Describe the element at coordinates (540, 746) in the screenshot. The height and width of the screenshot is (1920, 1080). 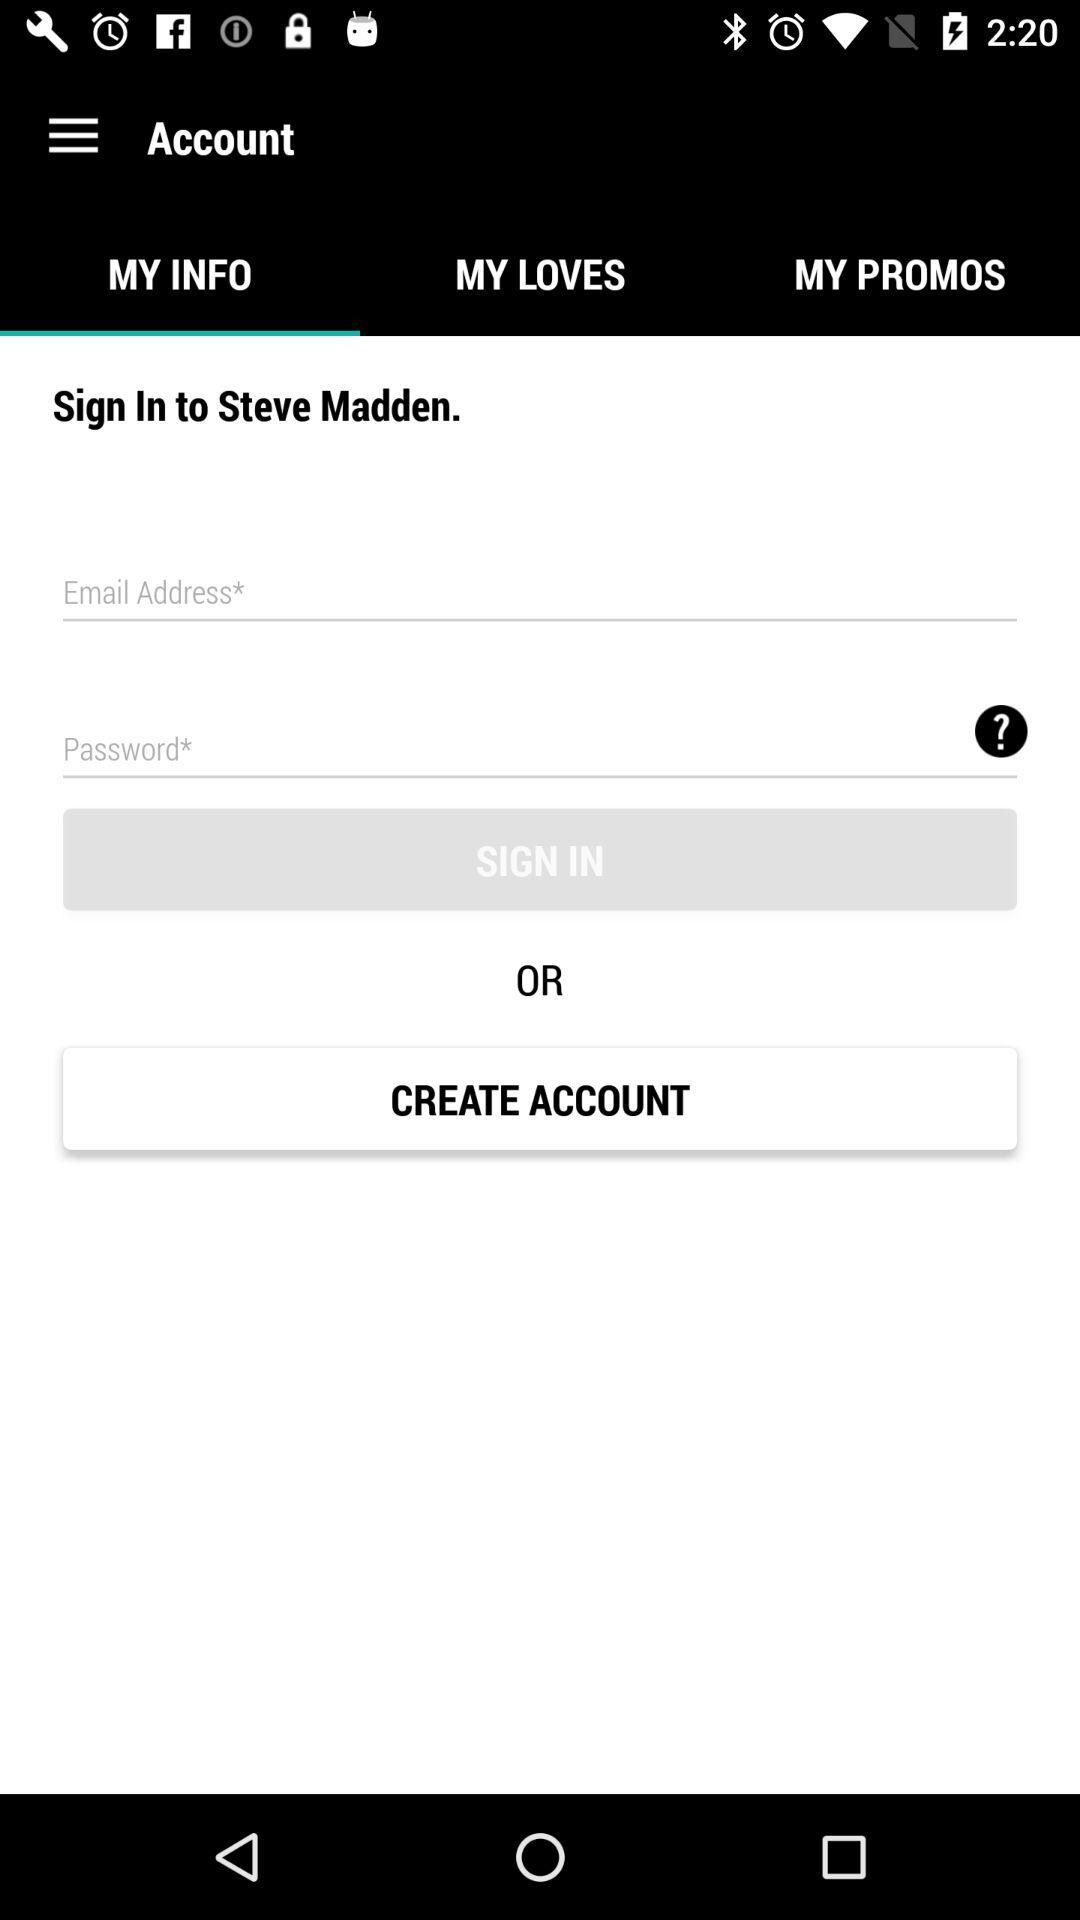
I see `password` at that location.